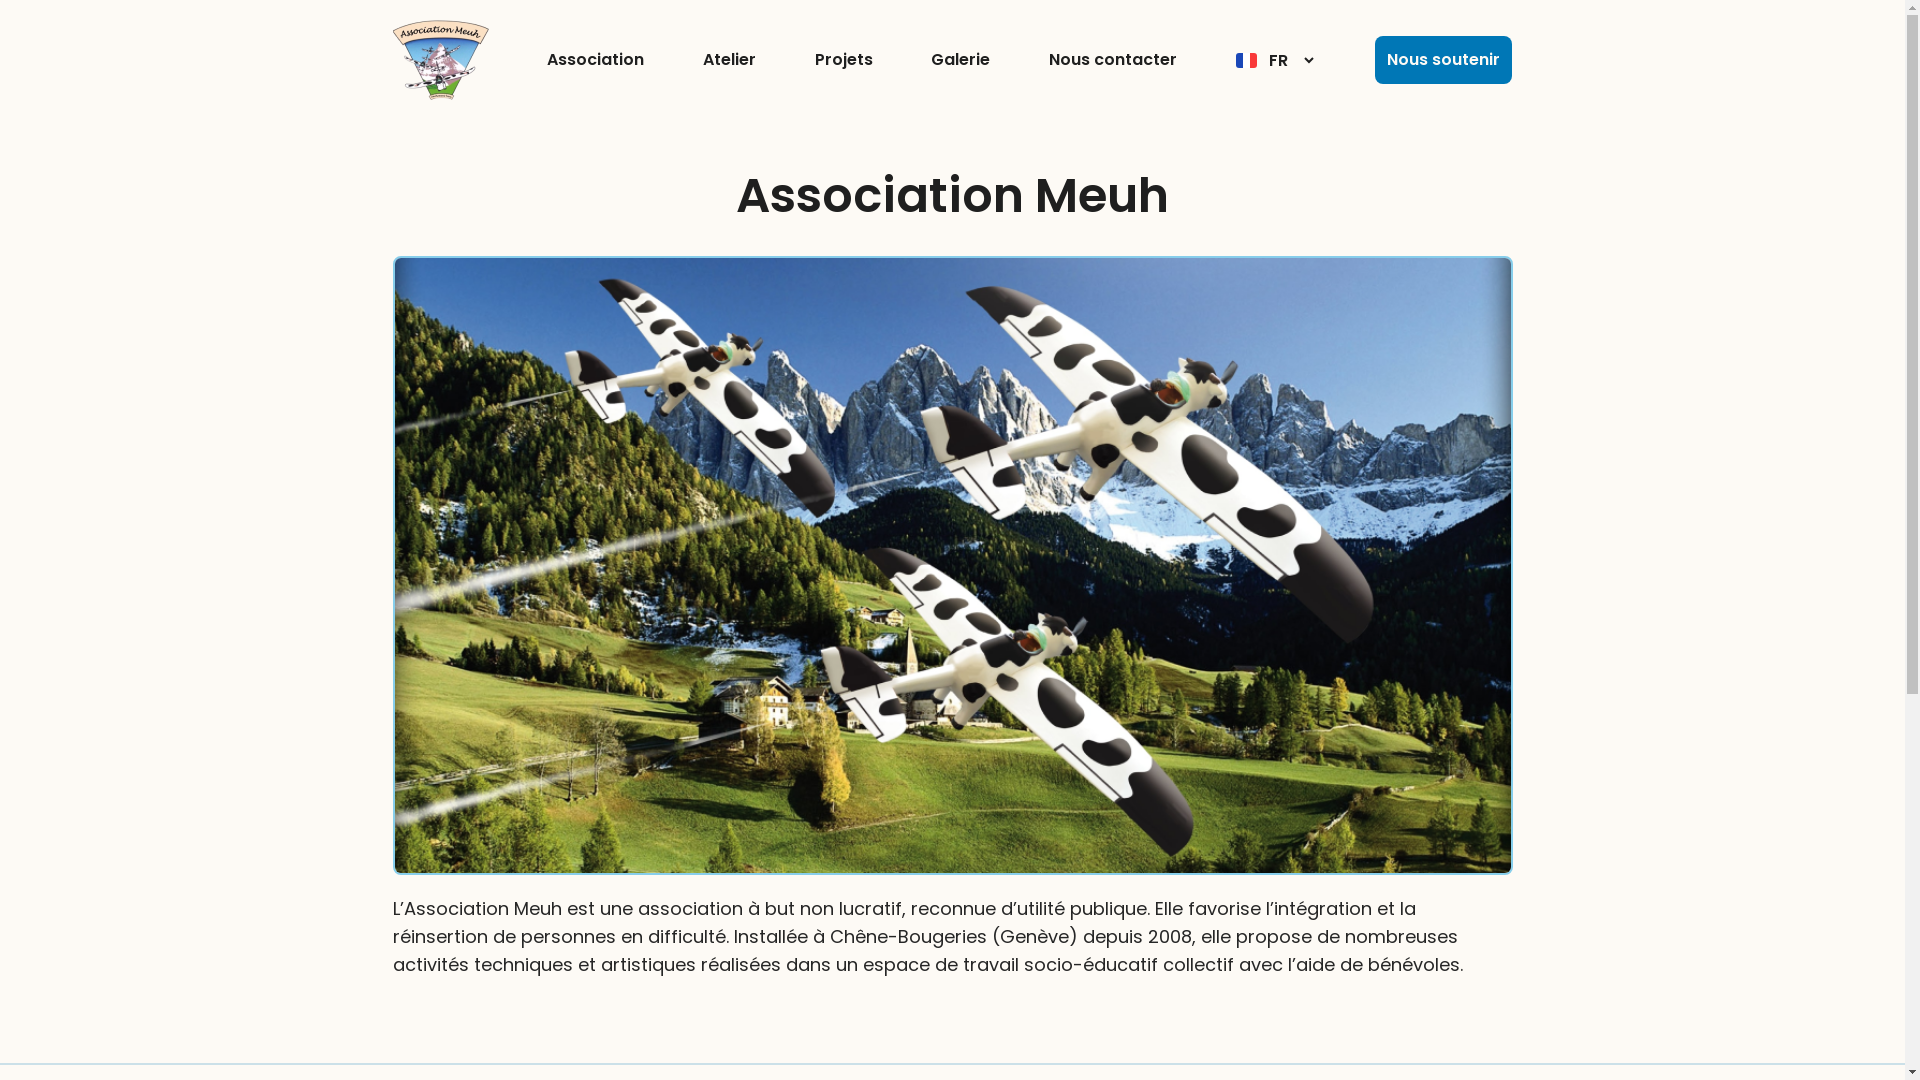 The height and width of the screenshot is (1080, 1920). What do you see at coordinates (930, 59) in the screenshot?
I see `'Galerie'` at bounding box center [930, 59].